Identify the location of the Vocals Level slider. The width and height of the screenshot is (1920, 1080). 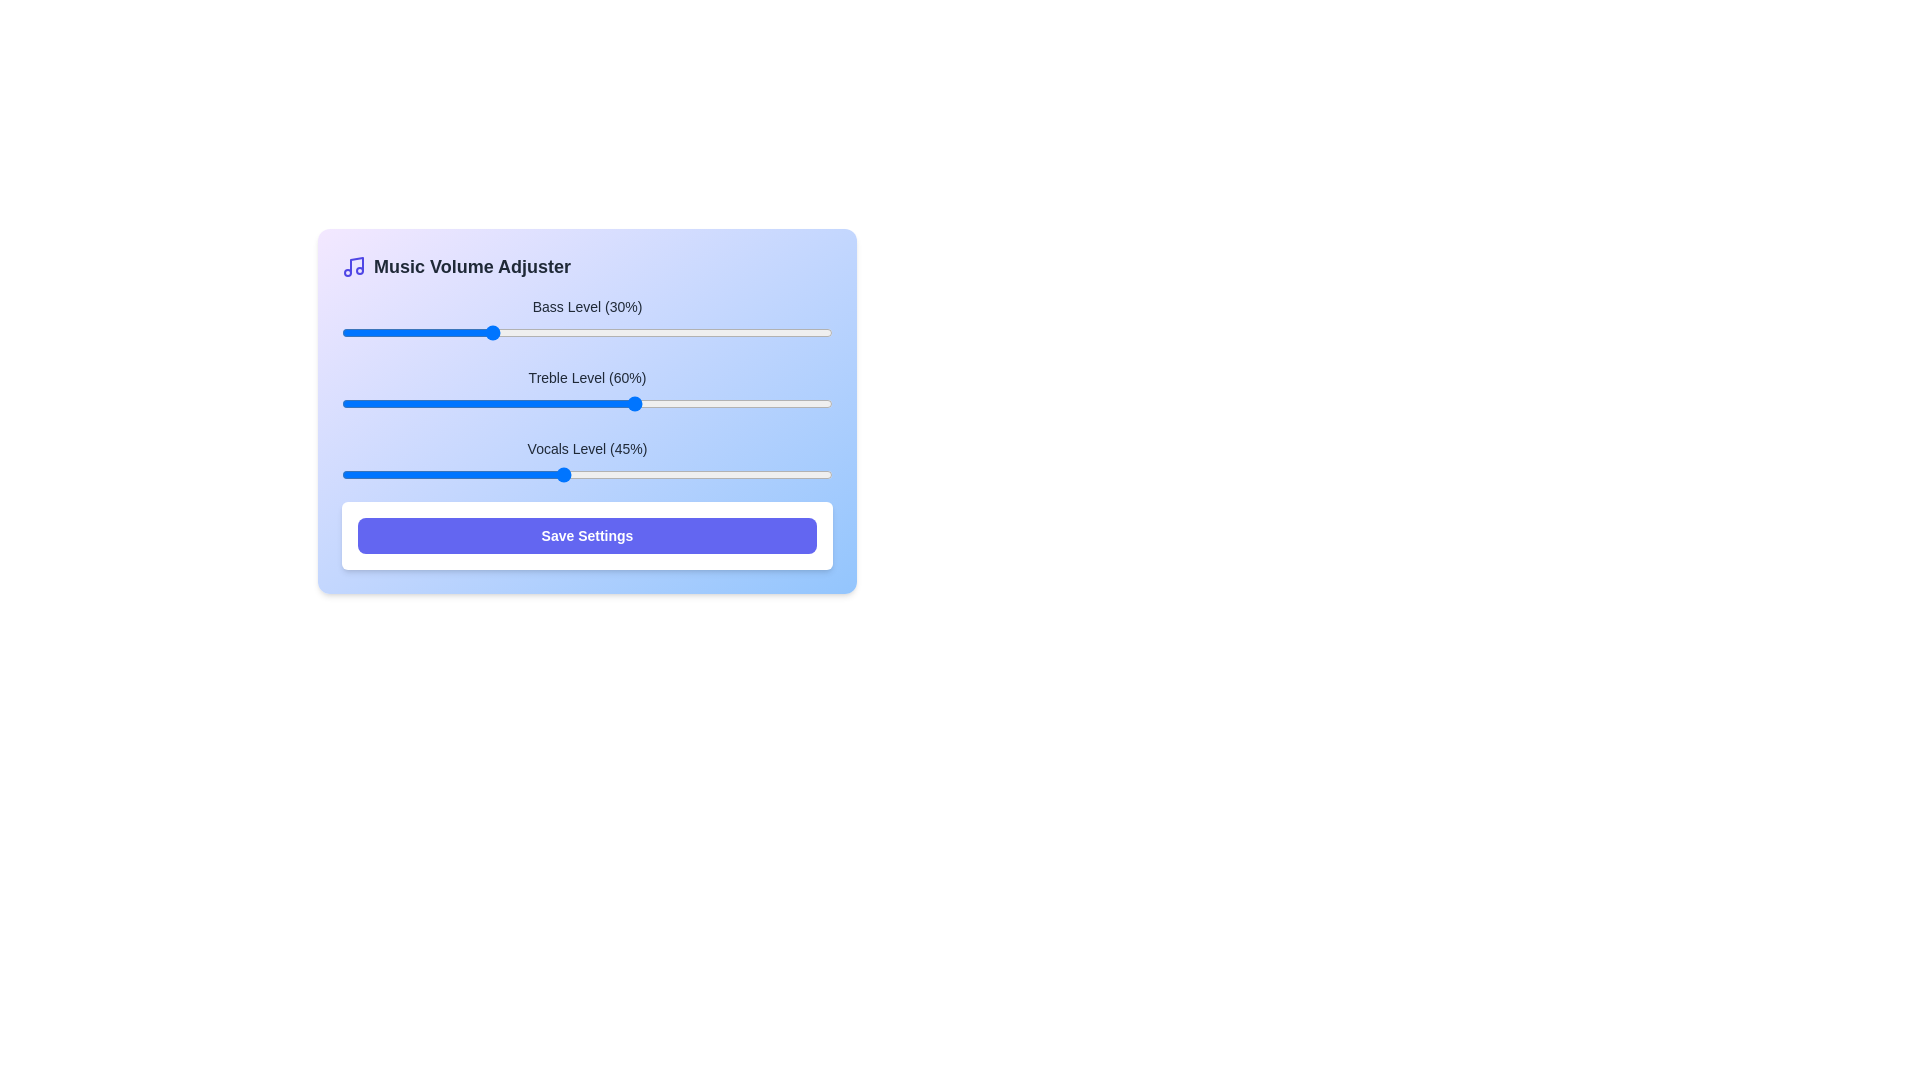
(773, 474).